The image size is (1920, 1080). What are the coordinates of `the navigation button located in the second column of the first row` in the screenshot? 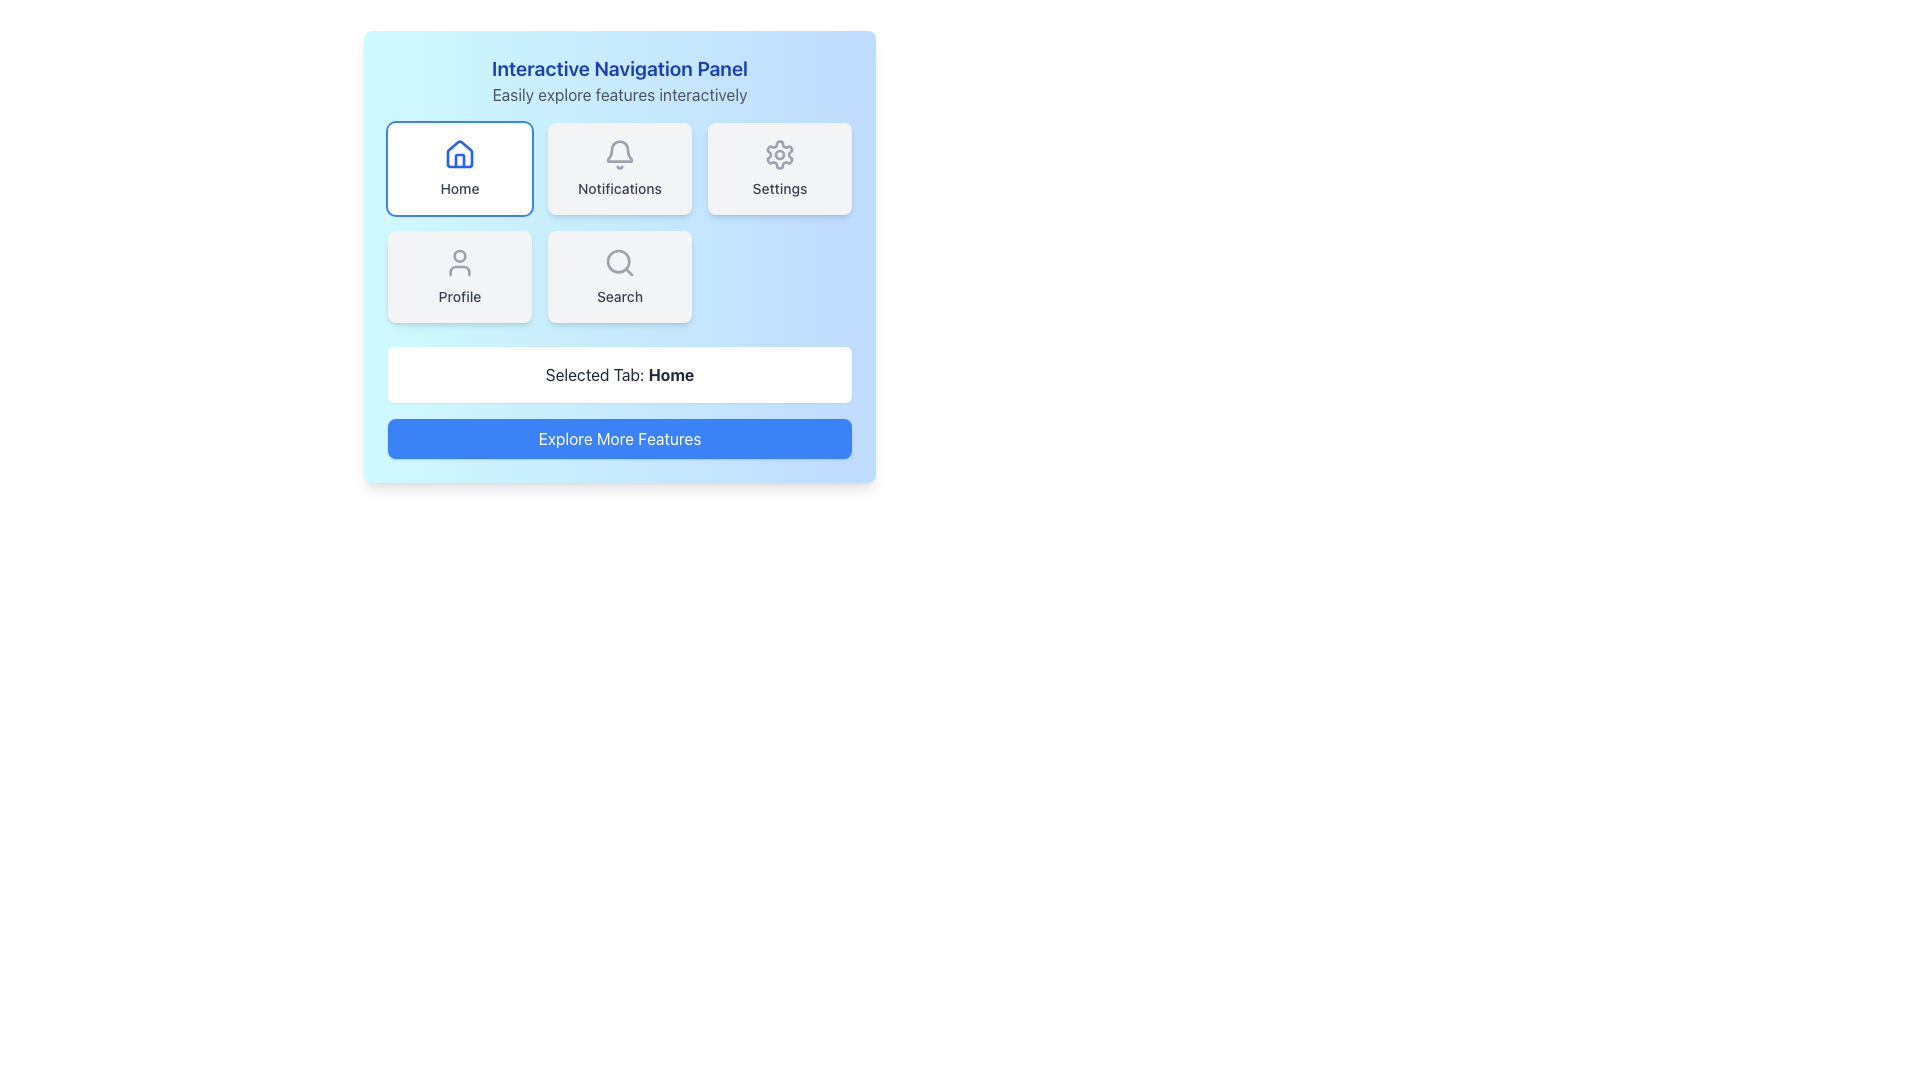 It's located at (618, 168).